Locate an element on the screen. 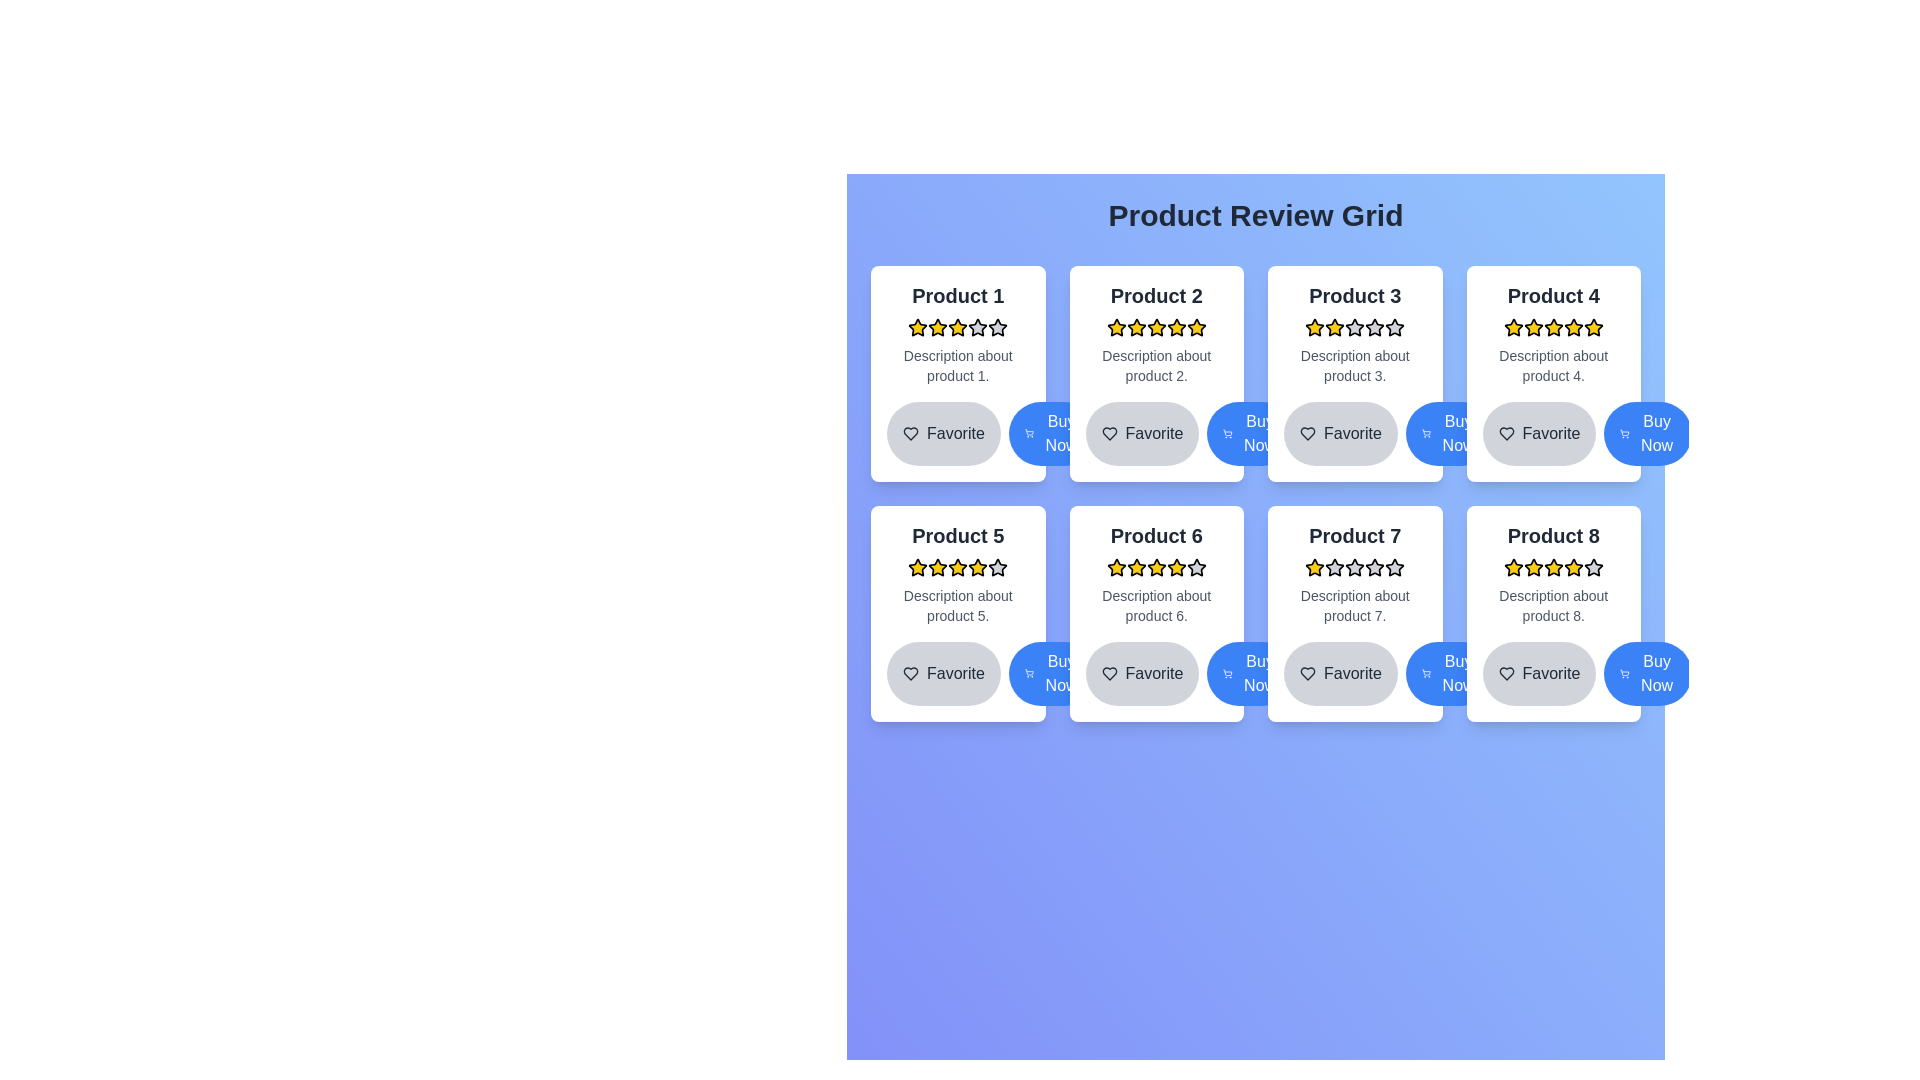  the purchase button located at the bottom-right corner of the fourth product card is located at coordinates (1648, 433).